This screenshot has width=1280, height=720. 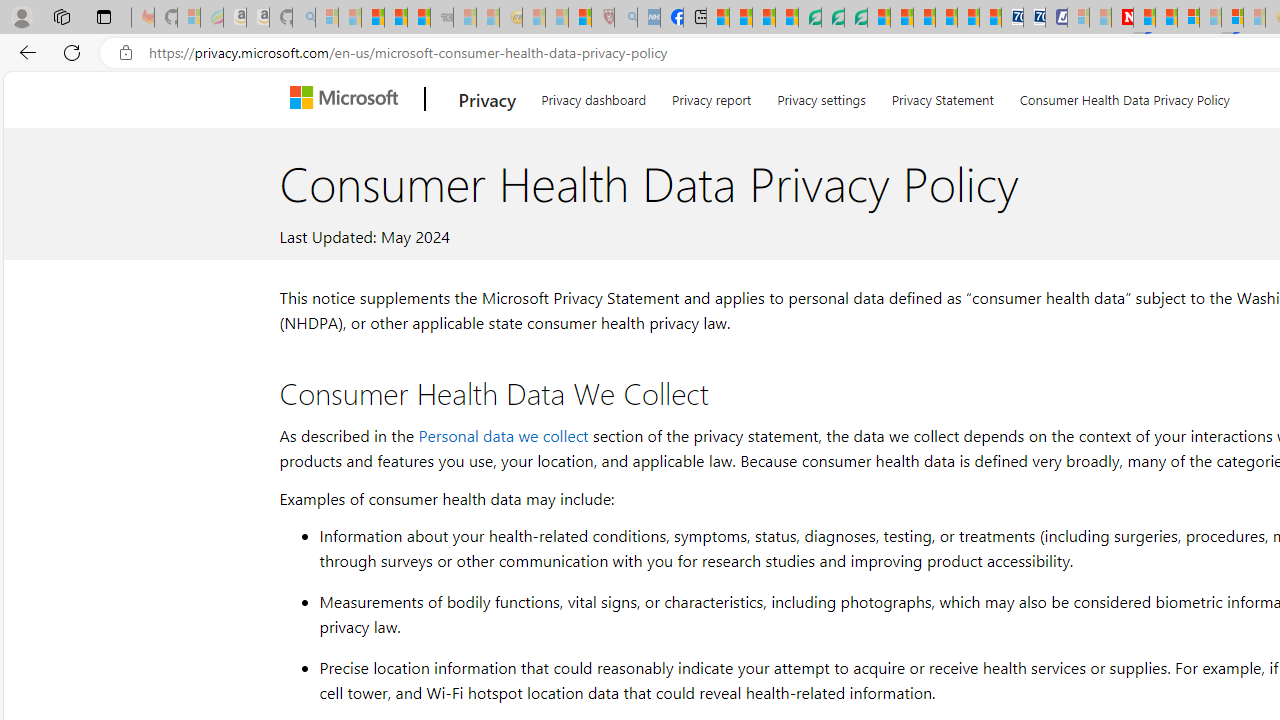 I want to click on 'Privacy Statement', so click(x=941, y=96).